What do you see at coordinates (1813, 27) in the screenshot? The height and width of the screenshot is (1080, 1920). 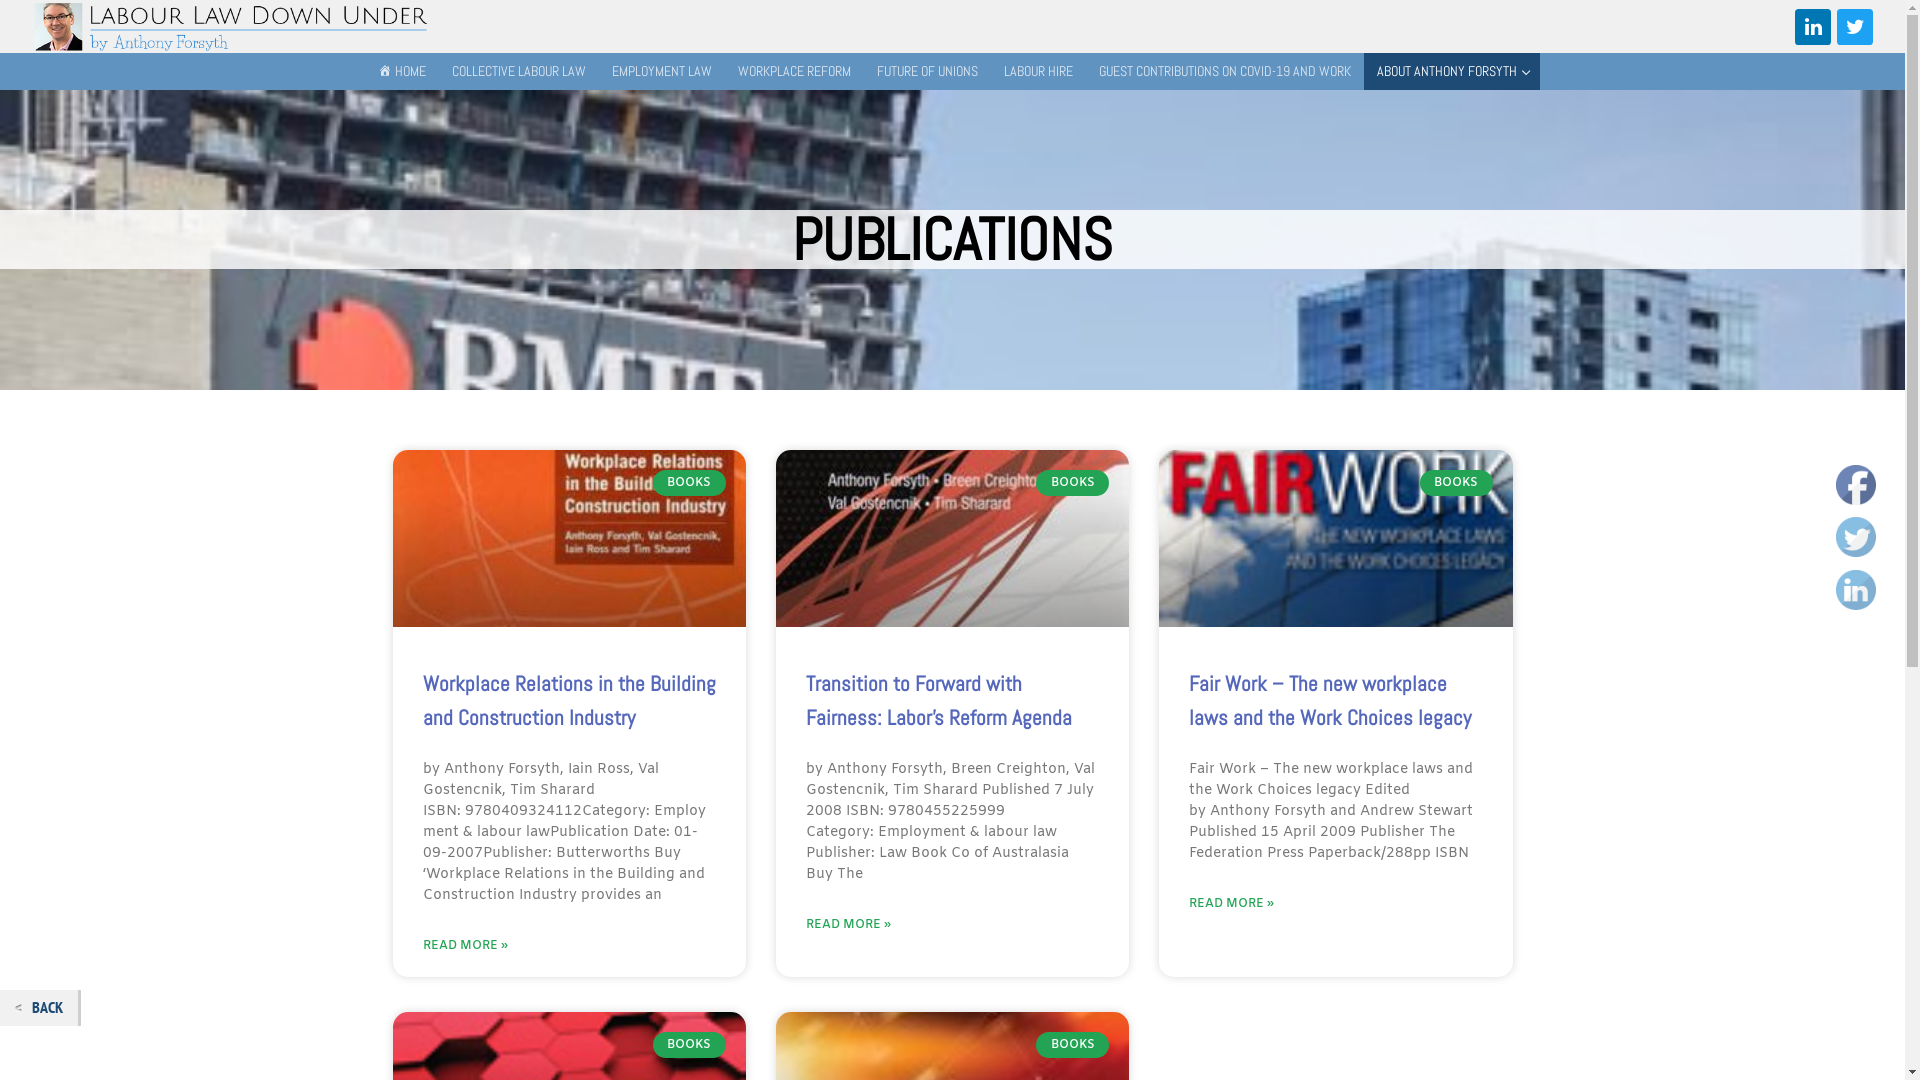 I see `'LinkedIn'` at bounding box center [1813, 27].